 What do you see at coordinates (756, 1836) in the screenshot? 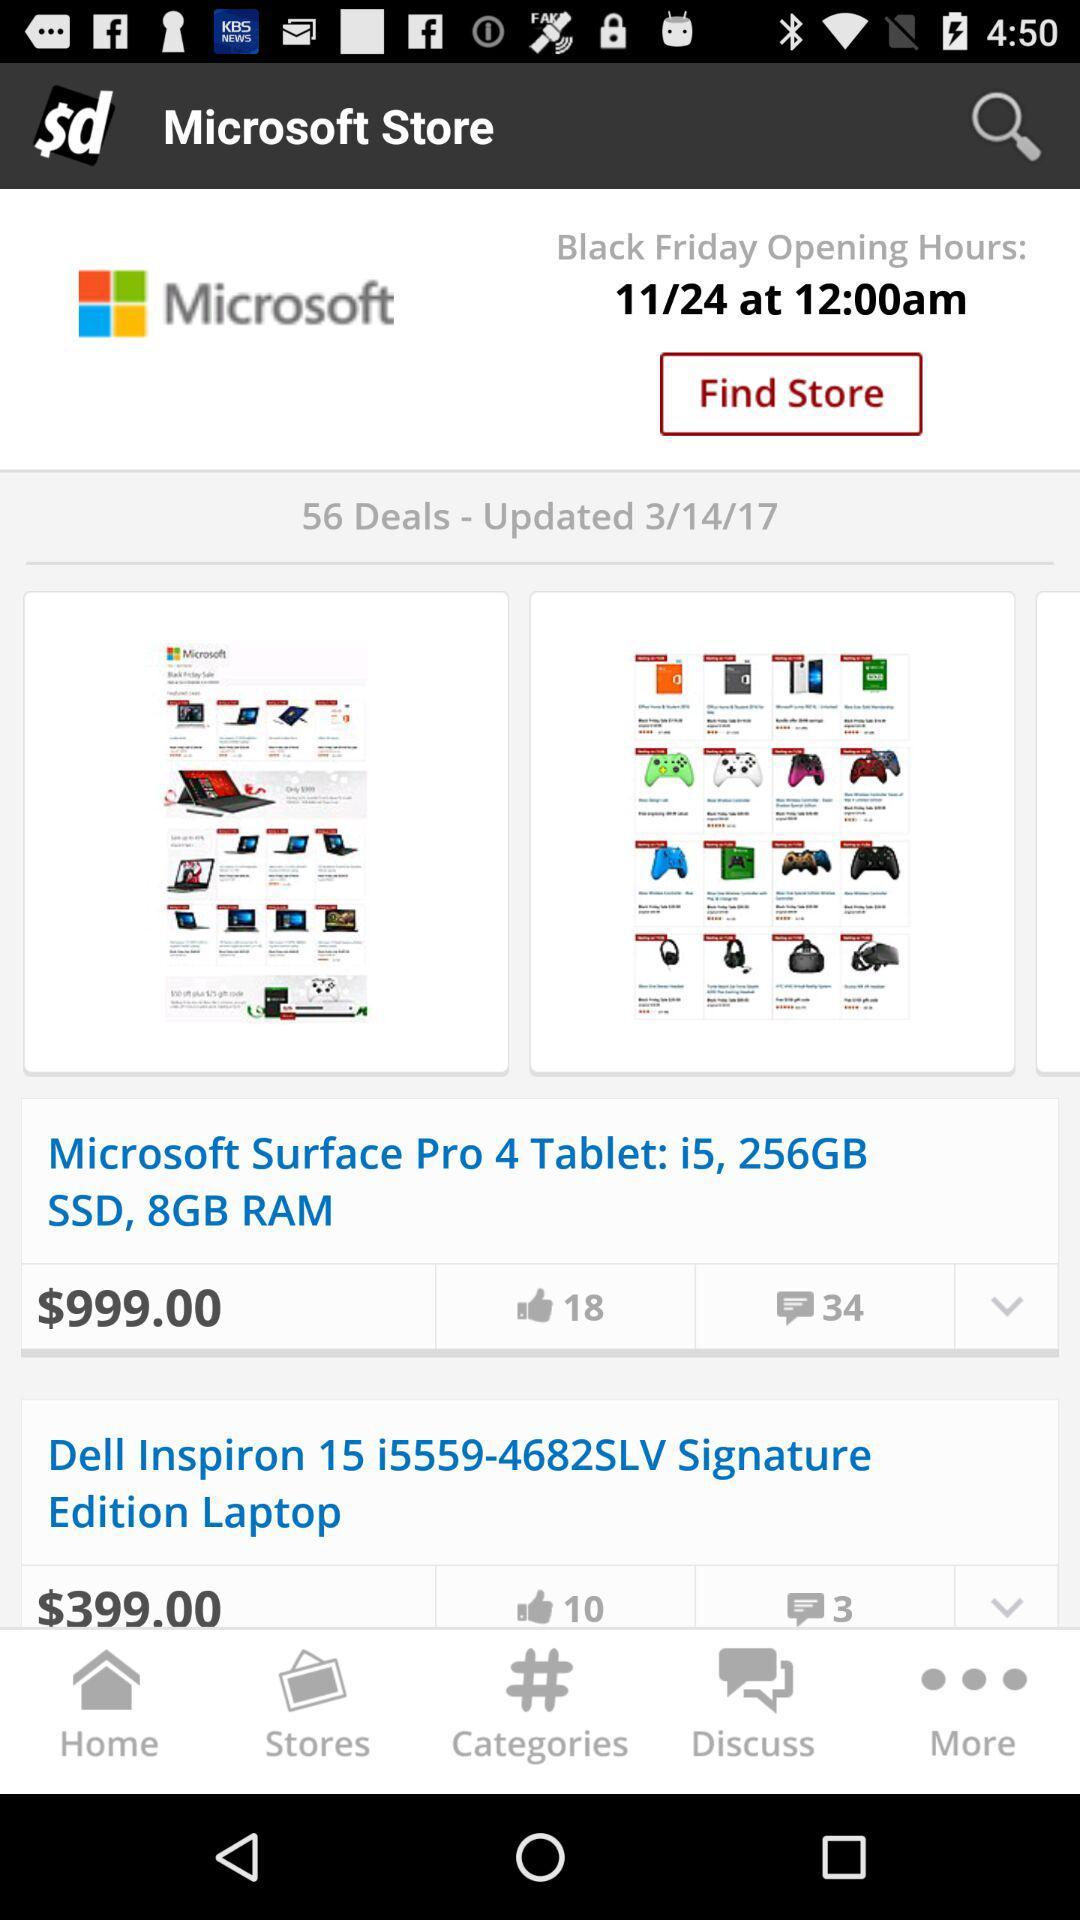
I see `the chat icon` at bounding box center [756, 1836].